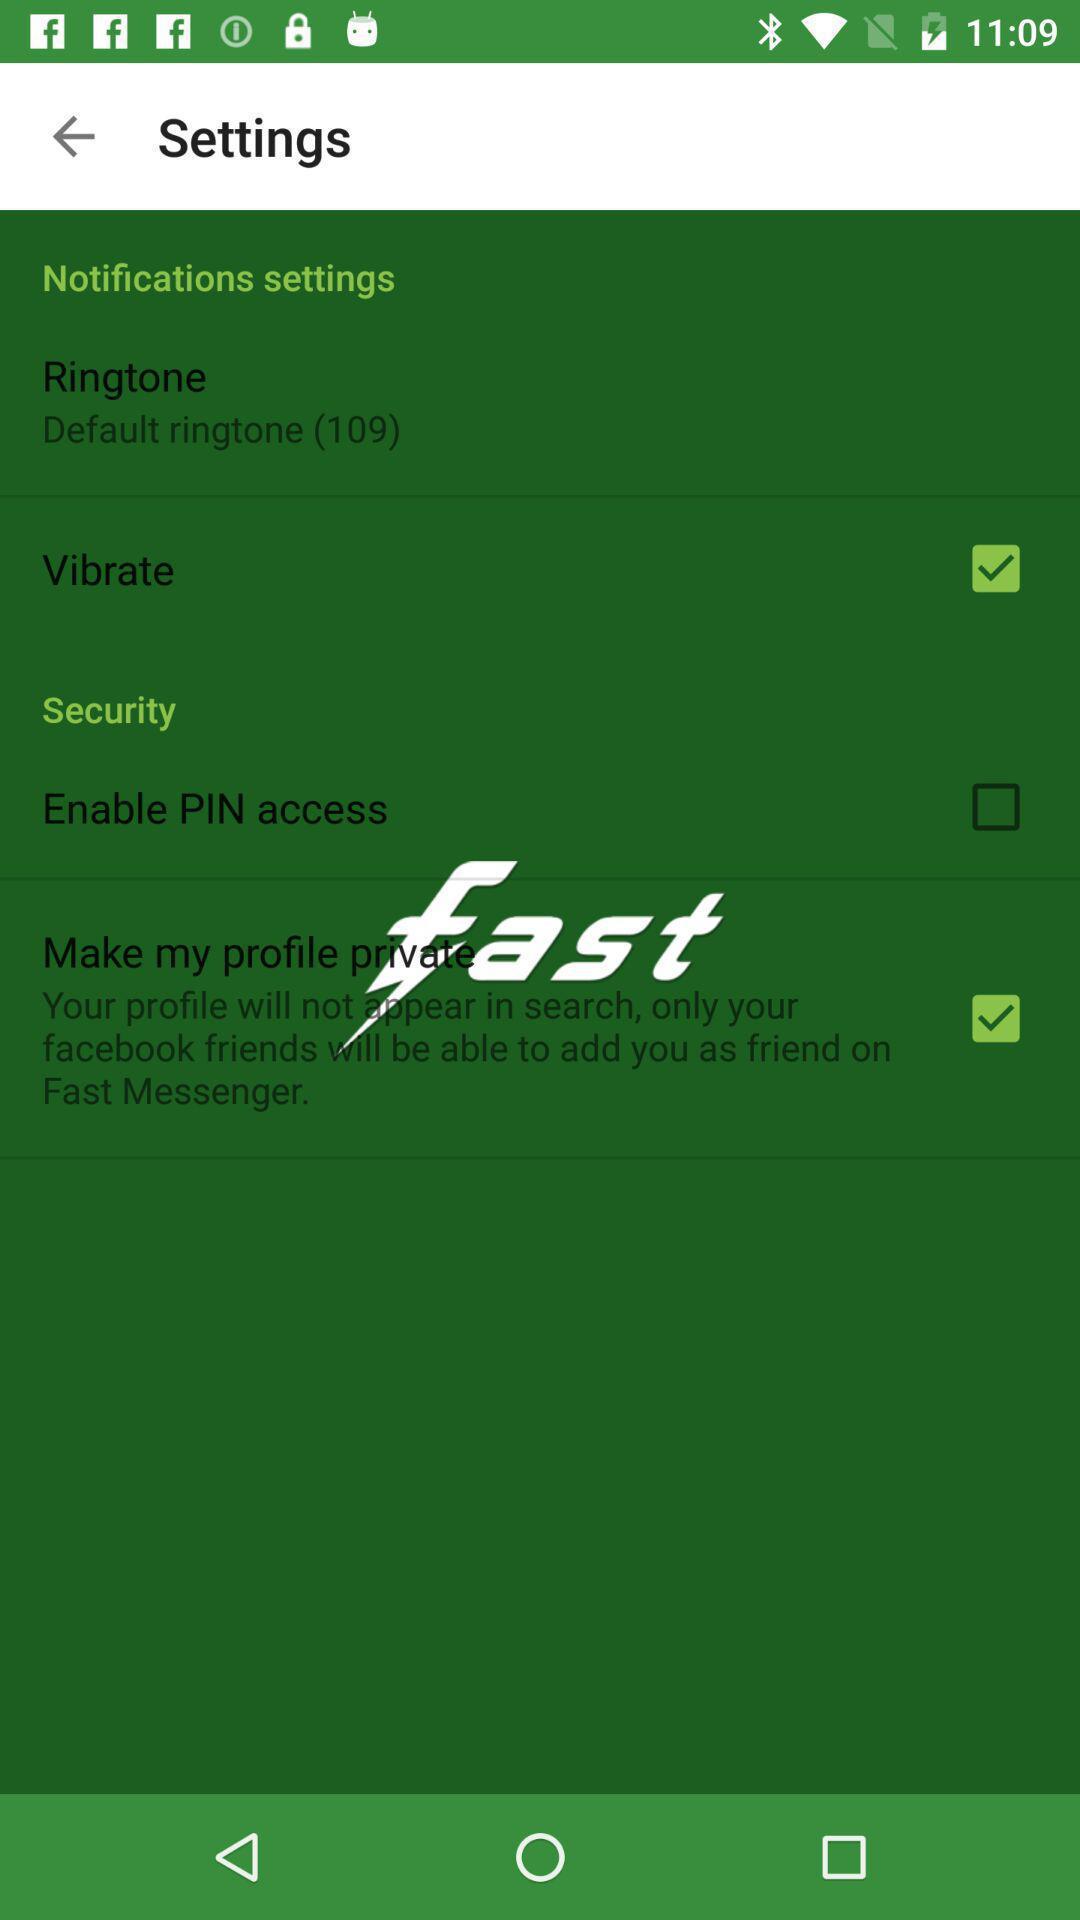 This screenshot has height=1920, width=1080. What do you see at coordinates (540, 254) in the screenshot?
I see `item above the ringtone` at bounding box center [540, 254].